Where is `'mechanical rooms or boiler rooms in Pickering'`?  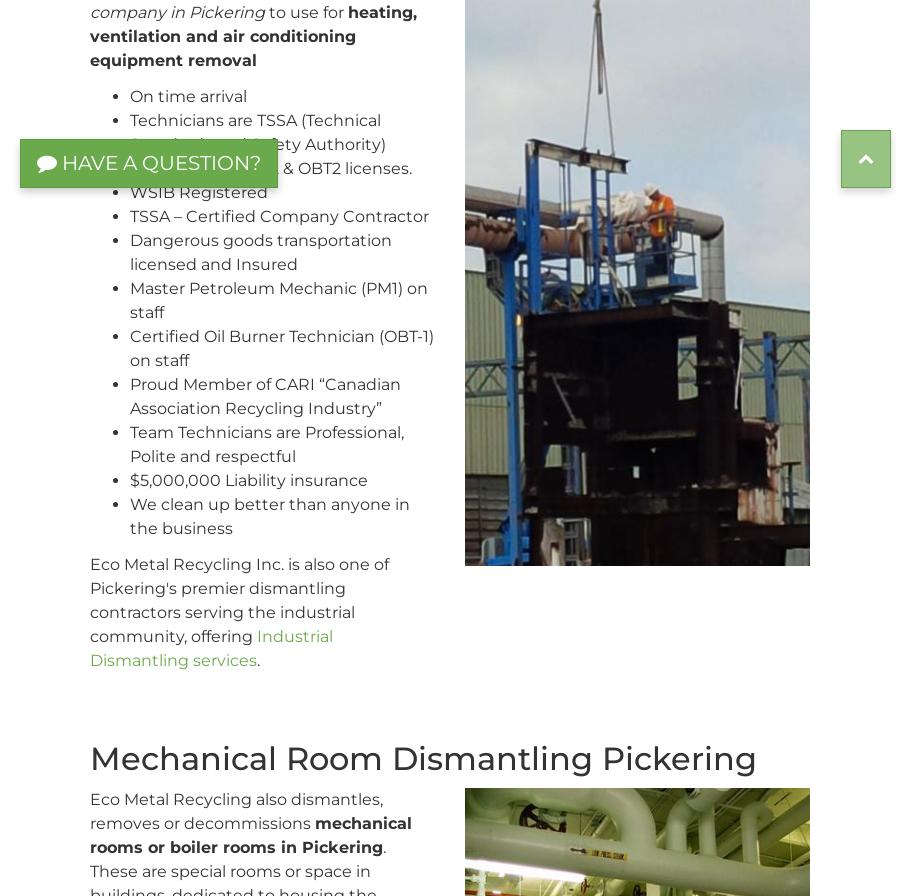 'mechanical rooms or boiler rooms in Pickering' is located at coordinates (250, 835).